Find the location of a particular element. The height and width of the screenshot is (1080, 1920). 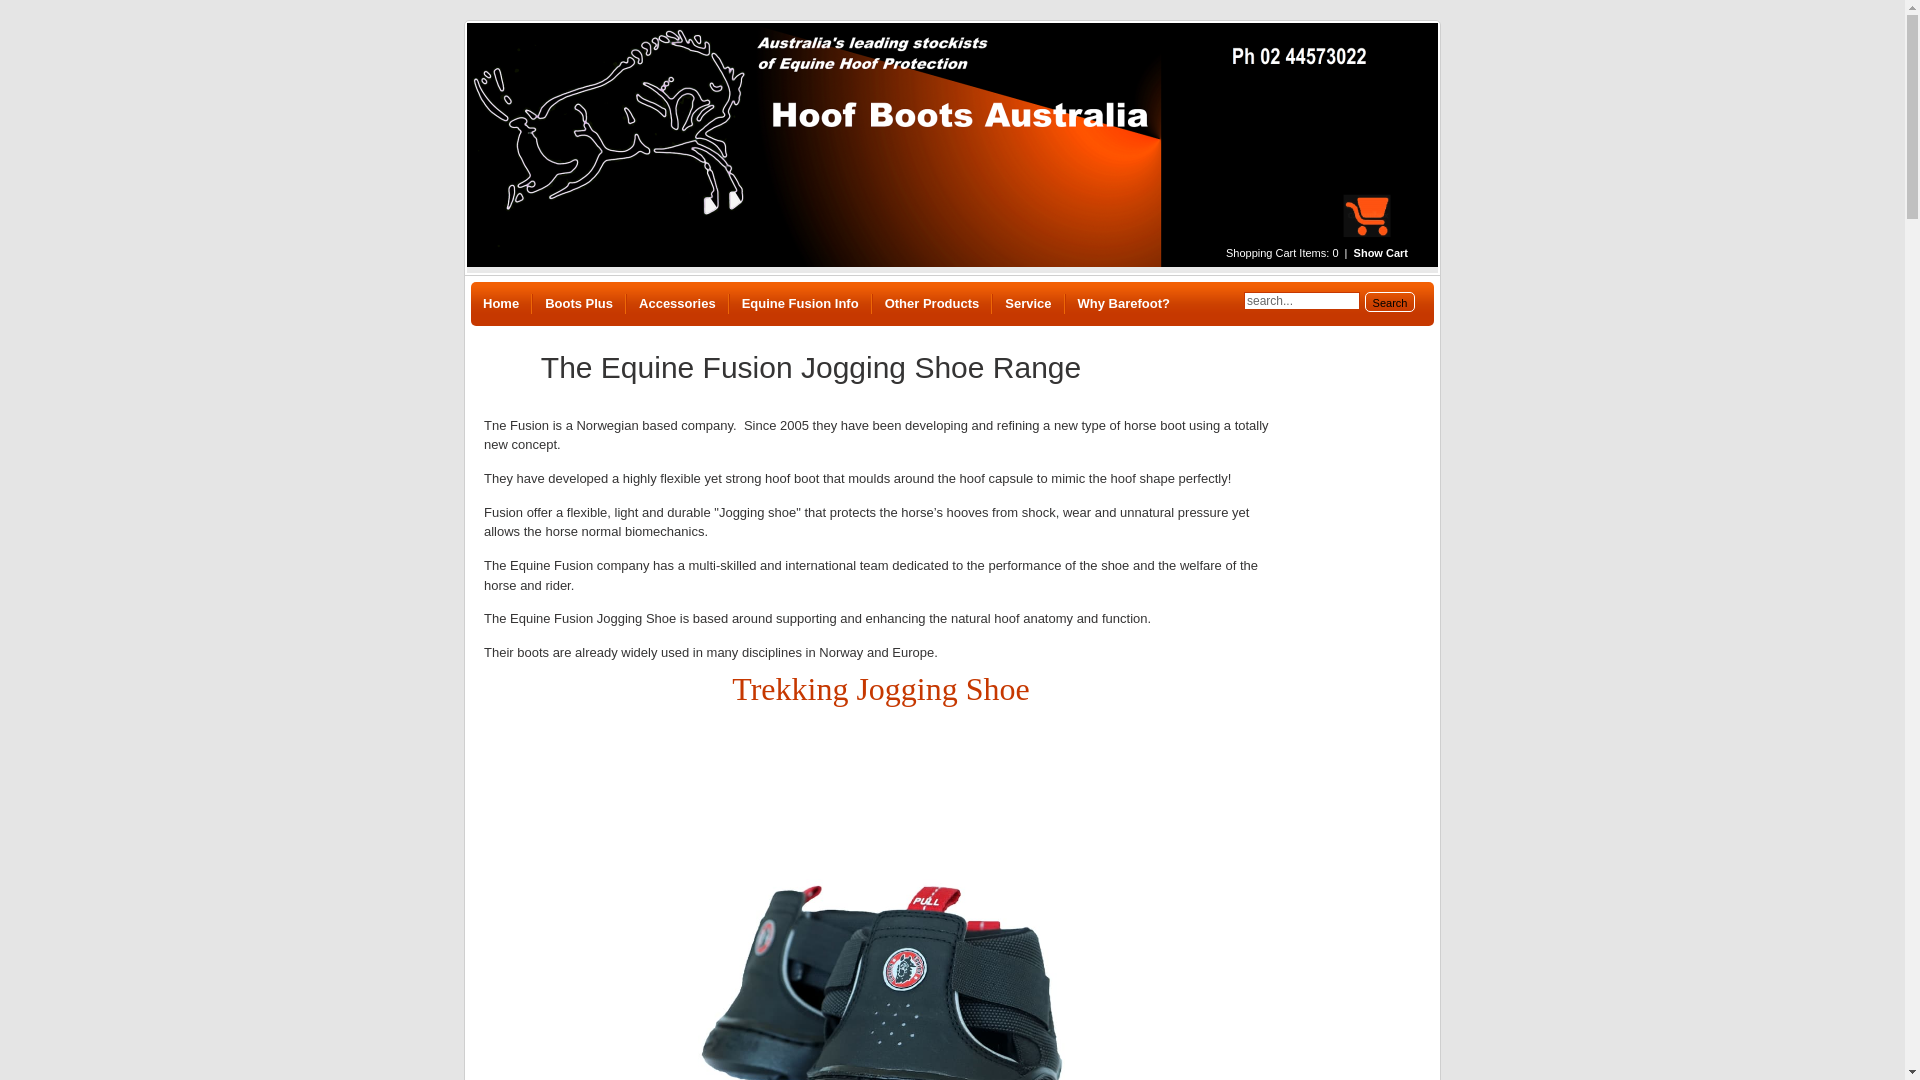

'Service' is located at coordinates (1027, 304).